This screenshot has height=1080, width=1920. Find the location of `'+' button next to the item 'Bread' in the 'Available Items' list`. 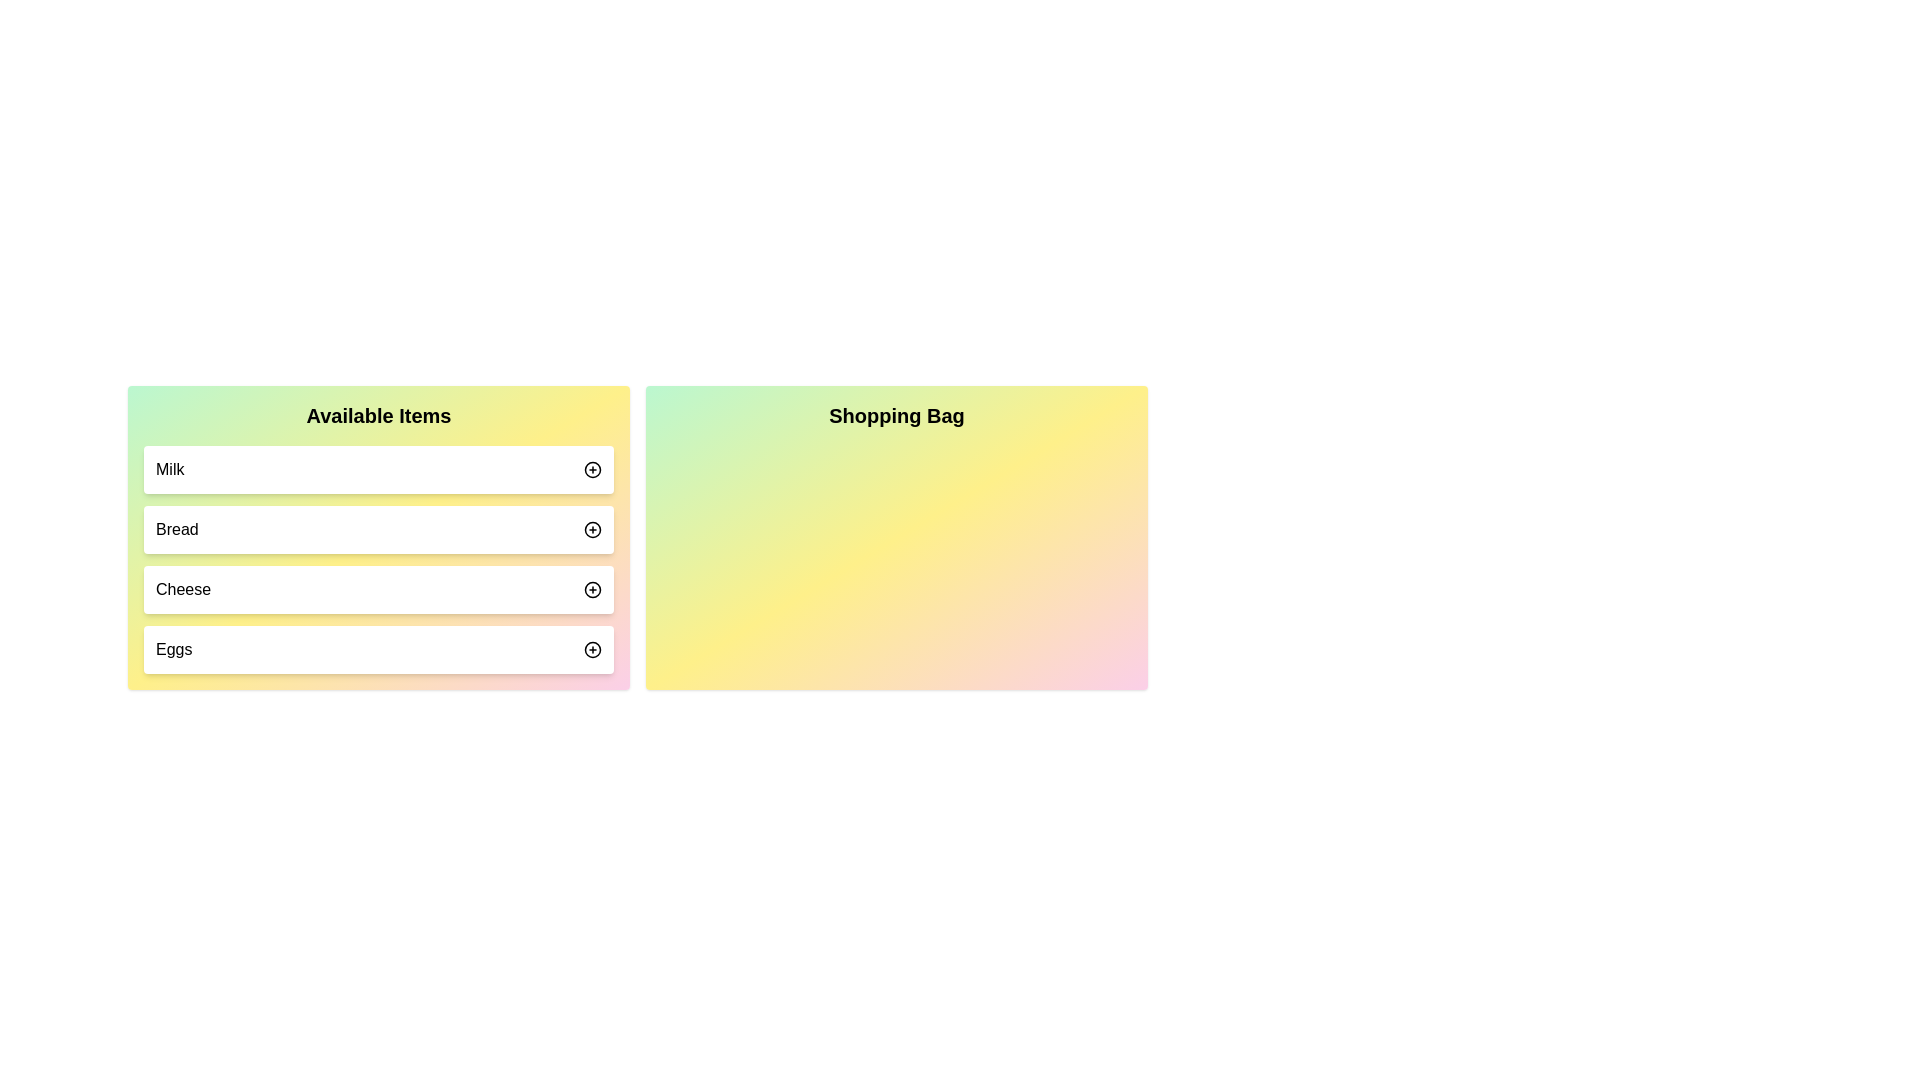

'+' button next to the item 'Bread' in the 'Available Items' list is located at coordinates (592, 528).